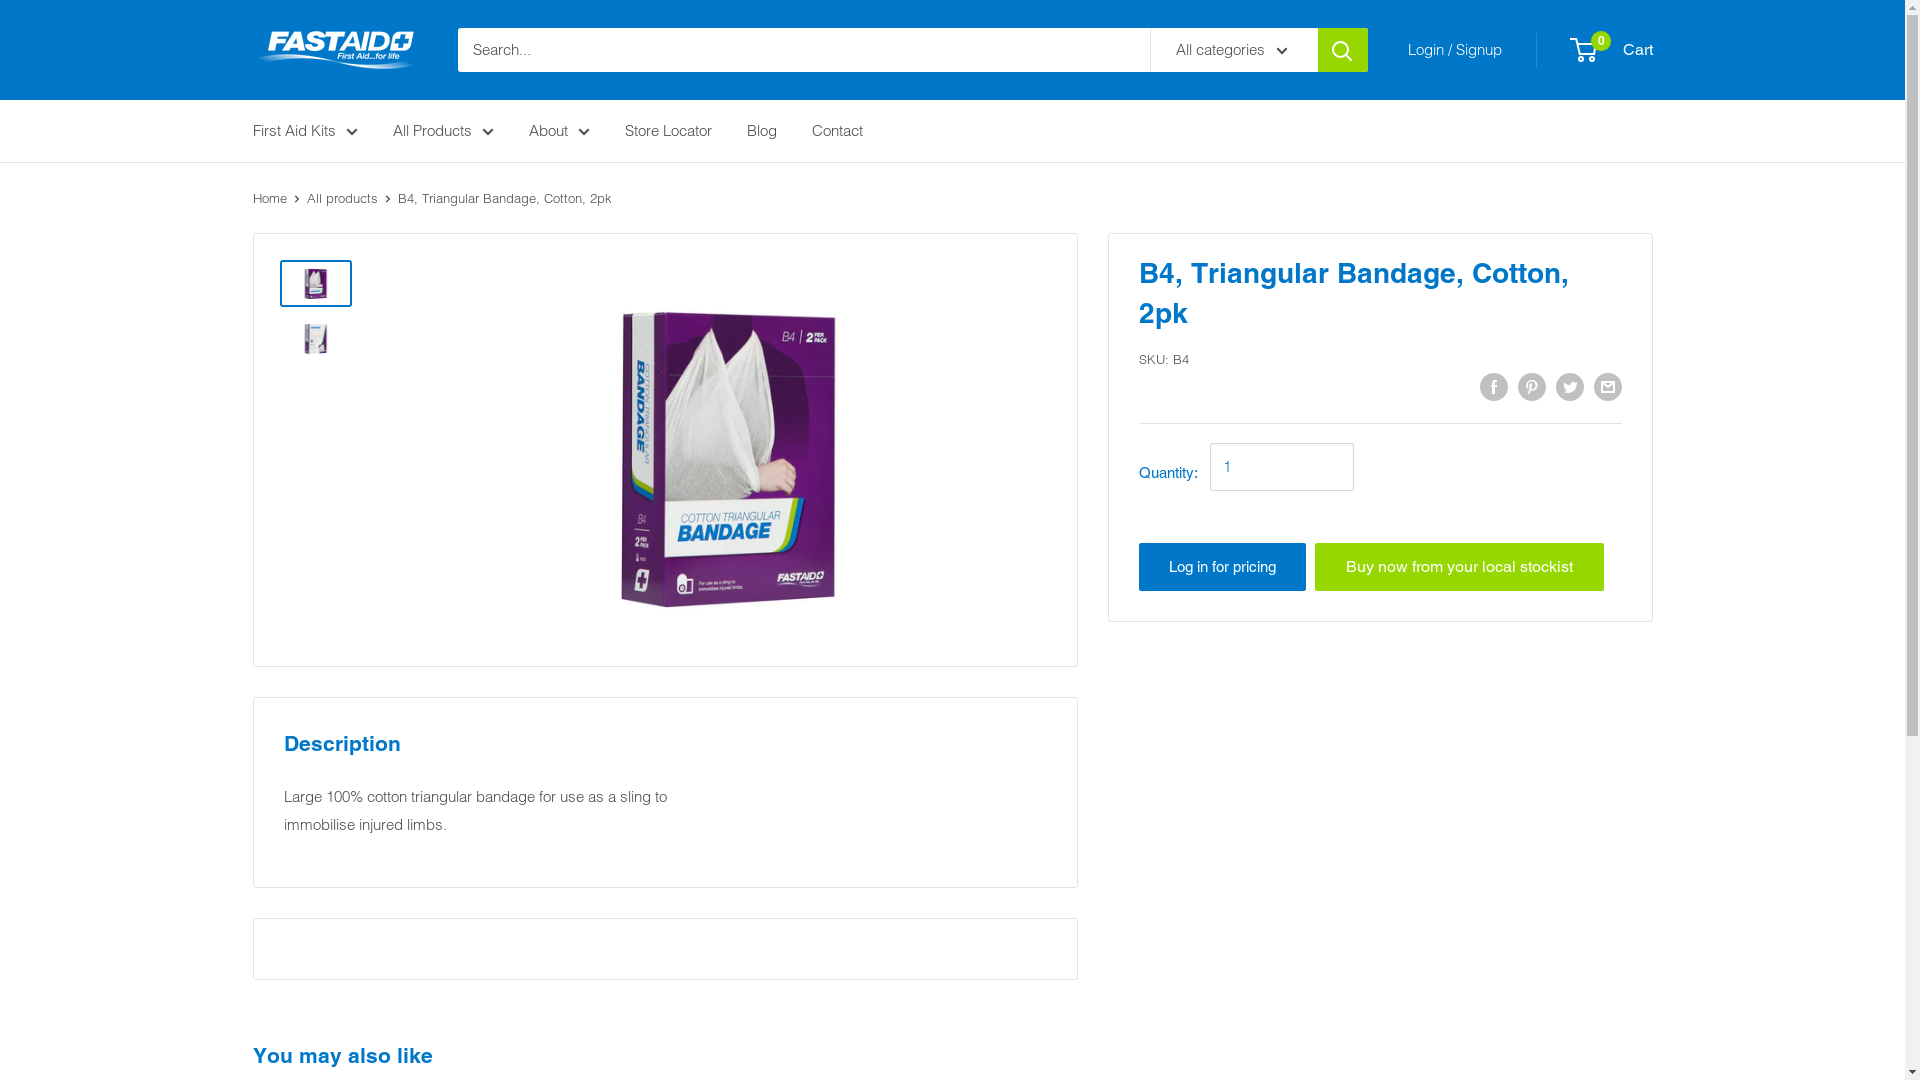 The height and width of the screenshot is (1080, 1920). What do you see at coordinates (303, 131) in the screenshot?
I see `'First Aid Kits'` at bounding box center [303, 131].